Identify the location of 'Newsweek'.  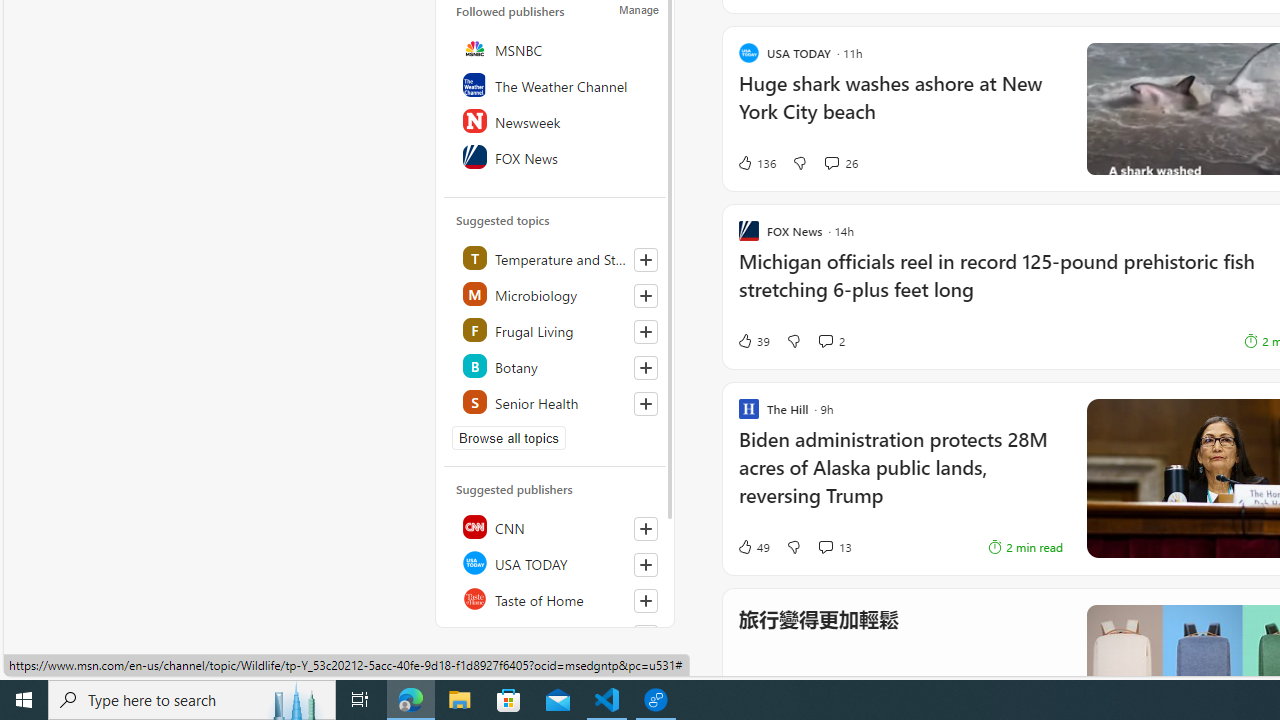
(556, 120).